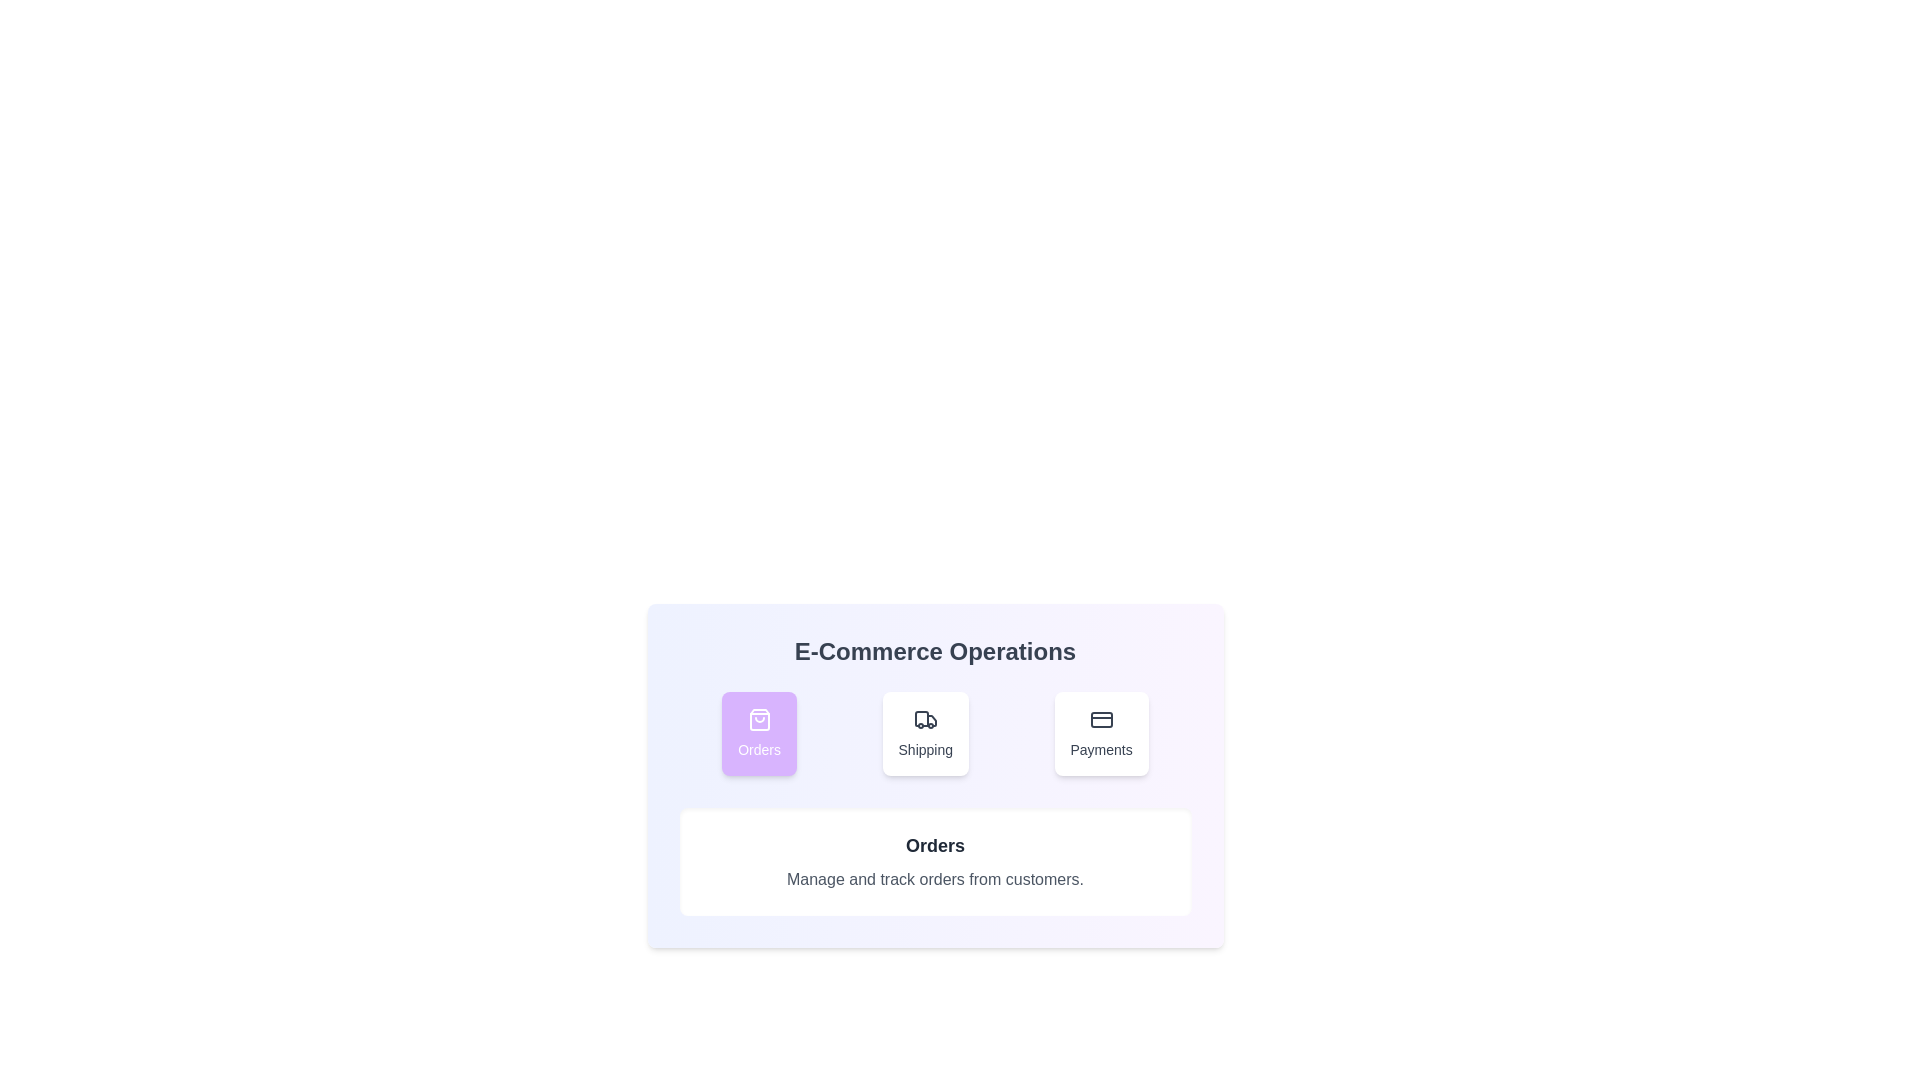 This screenshot has height=1080, width=1920. I want to click on the 'Shipping' card in the E-Commerce Operations section, so click(934, 733).